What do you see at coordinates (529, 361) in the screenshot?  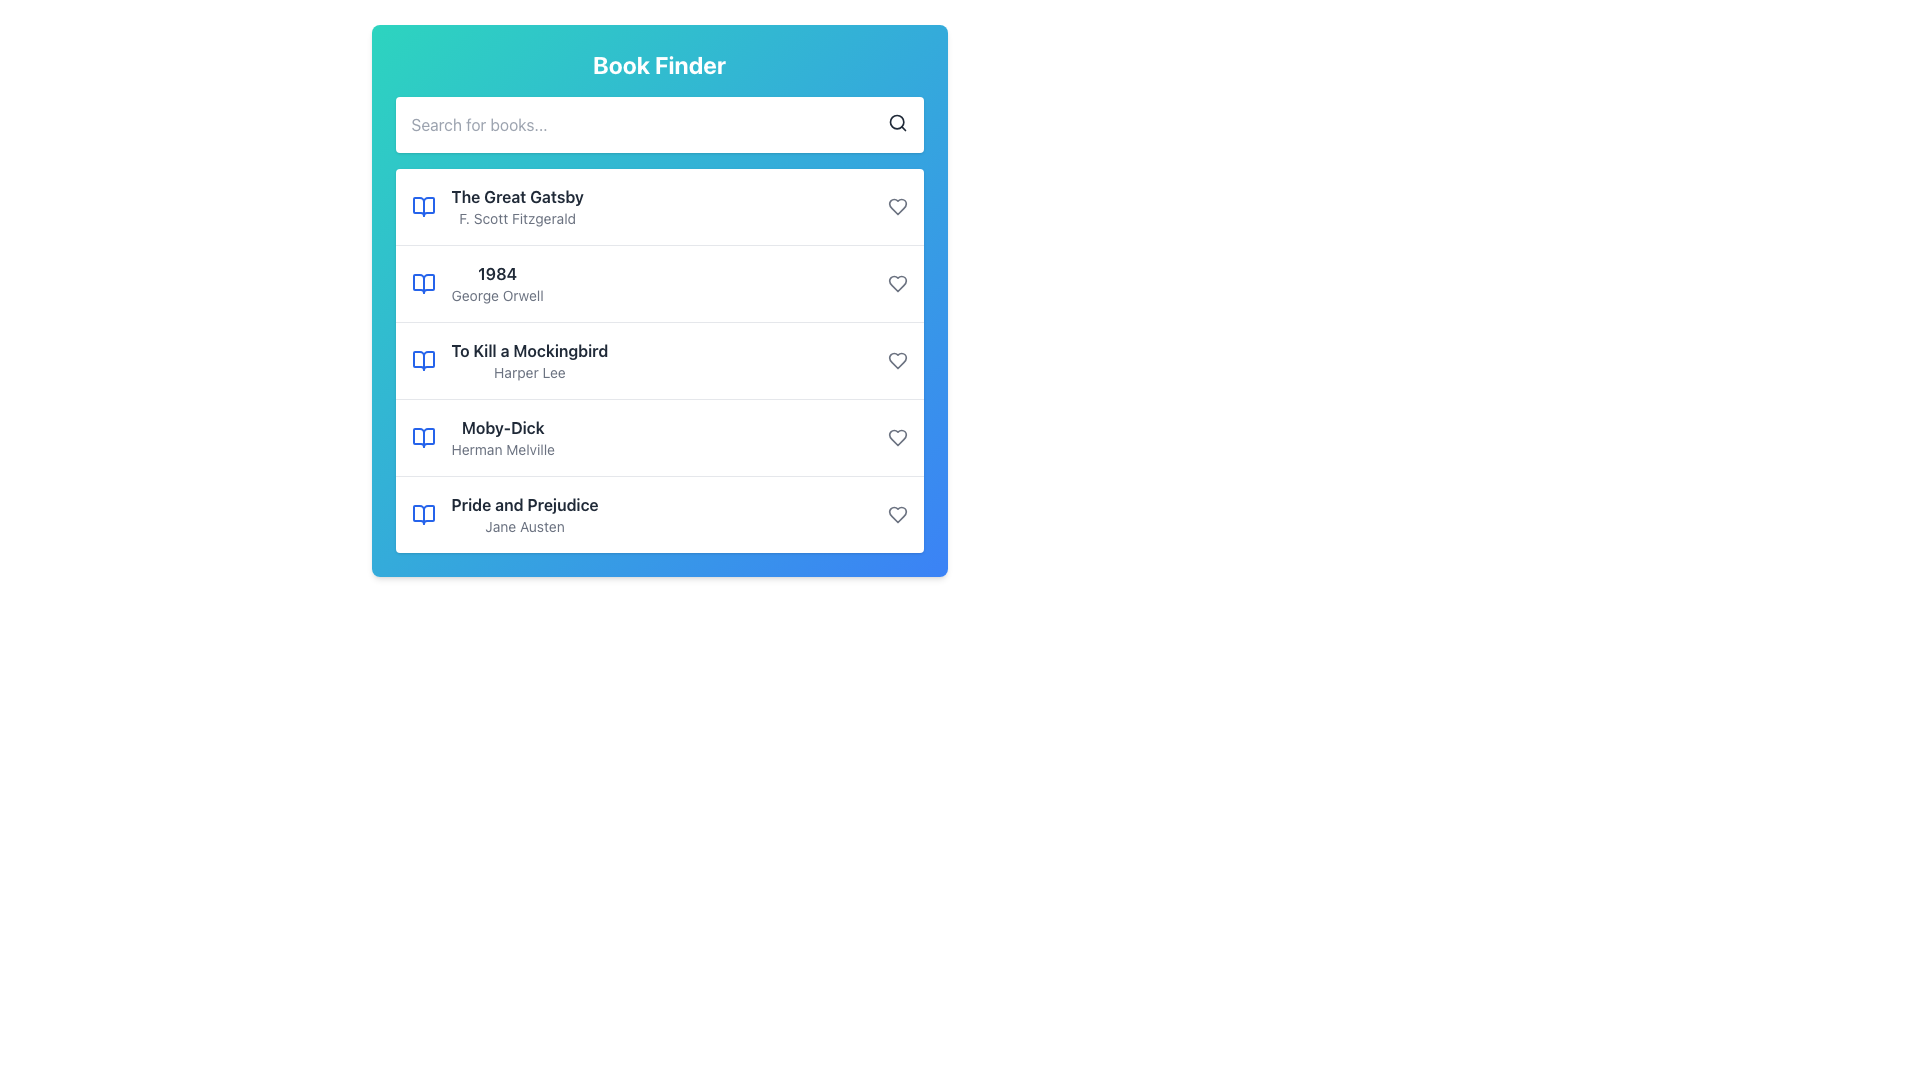 I see `the third entry` at bounding box center [529, 361].